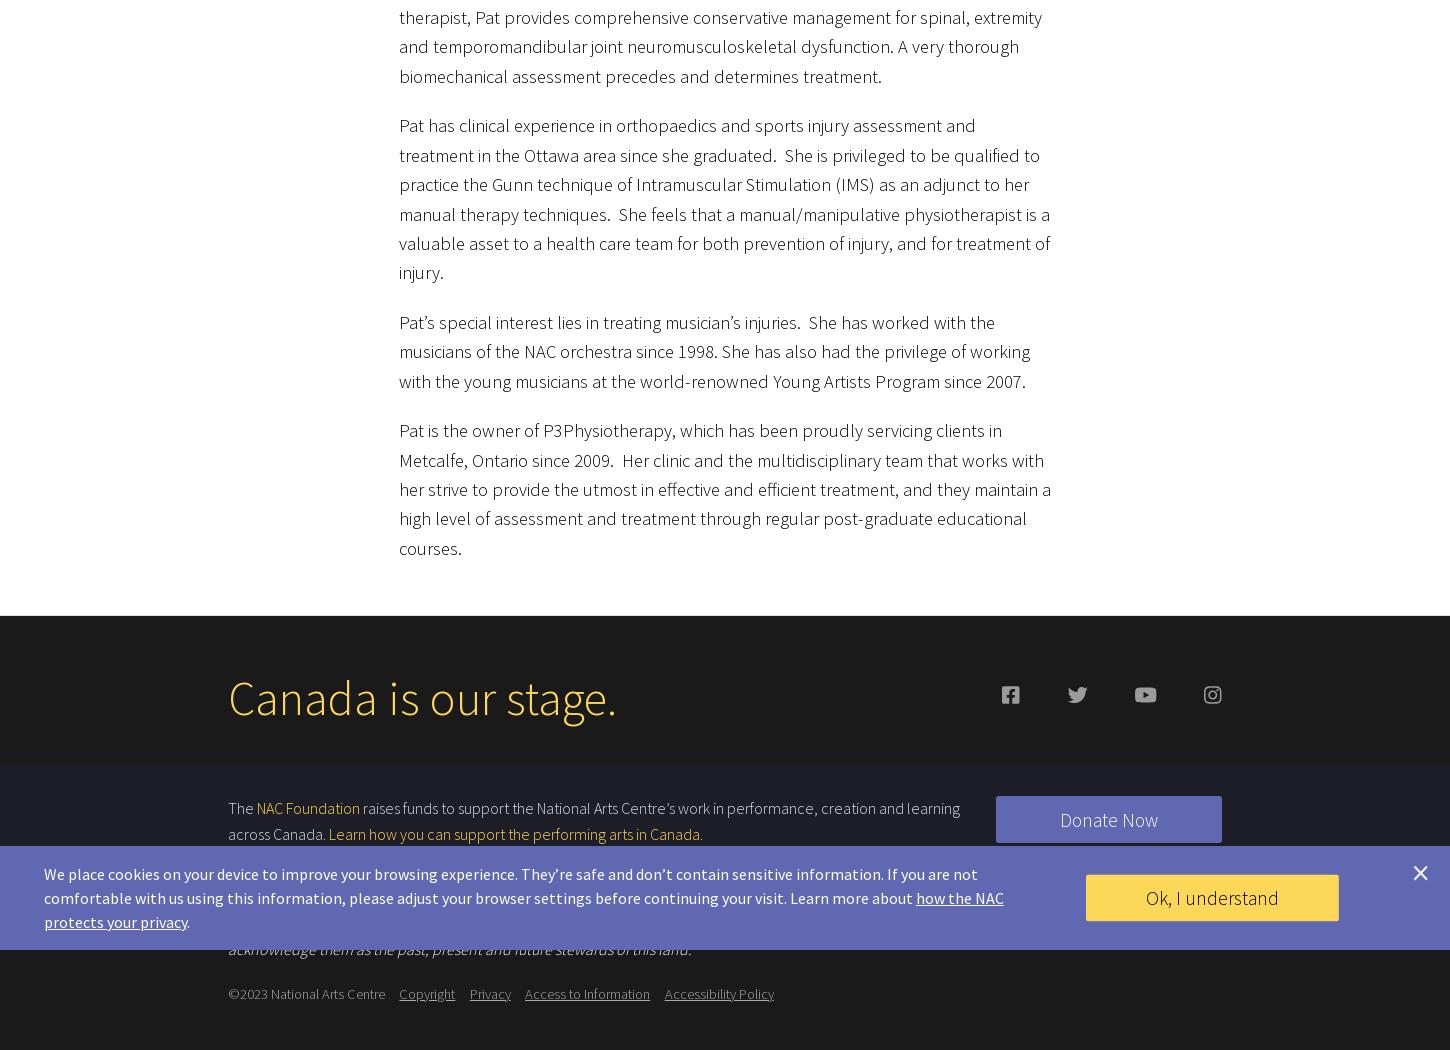 The height and width of the screenshot is (1050, 1450). Describe the element at coordinates (329, 823) in the screenshot. I see `'Learn how you can support the performing arts in Canada.'` at that location.